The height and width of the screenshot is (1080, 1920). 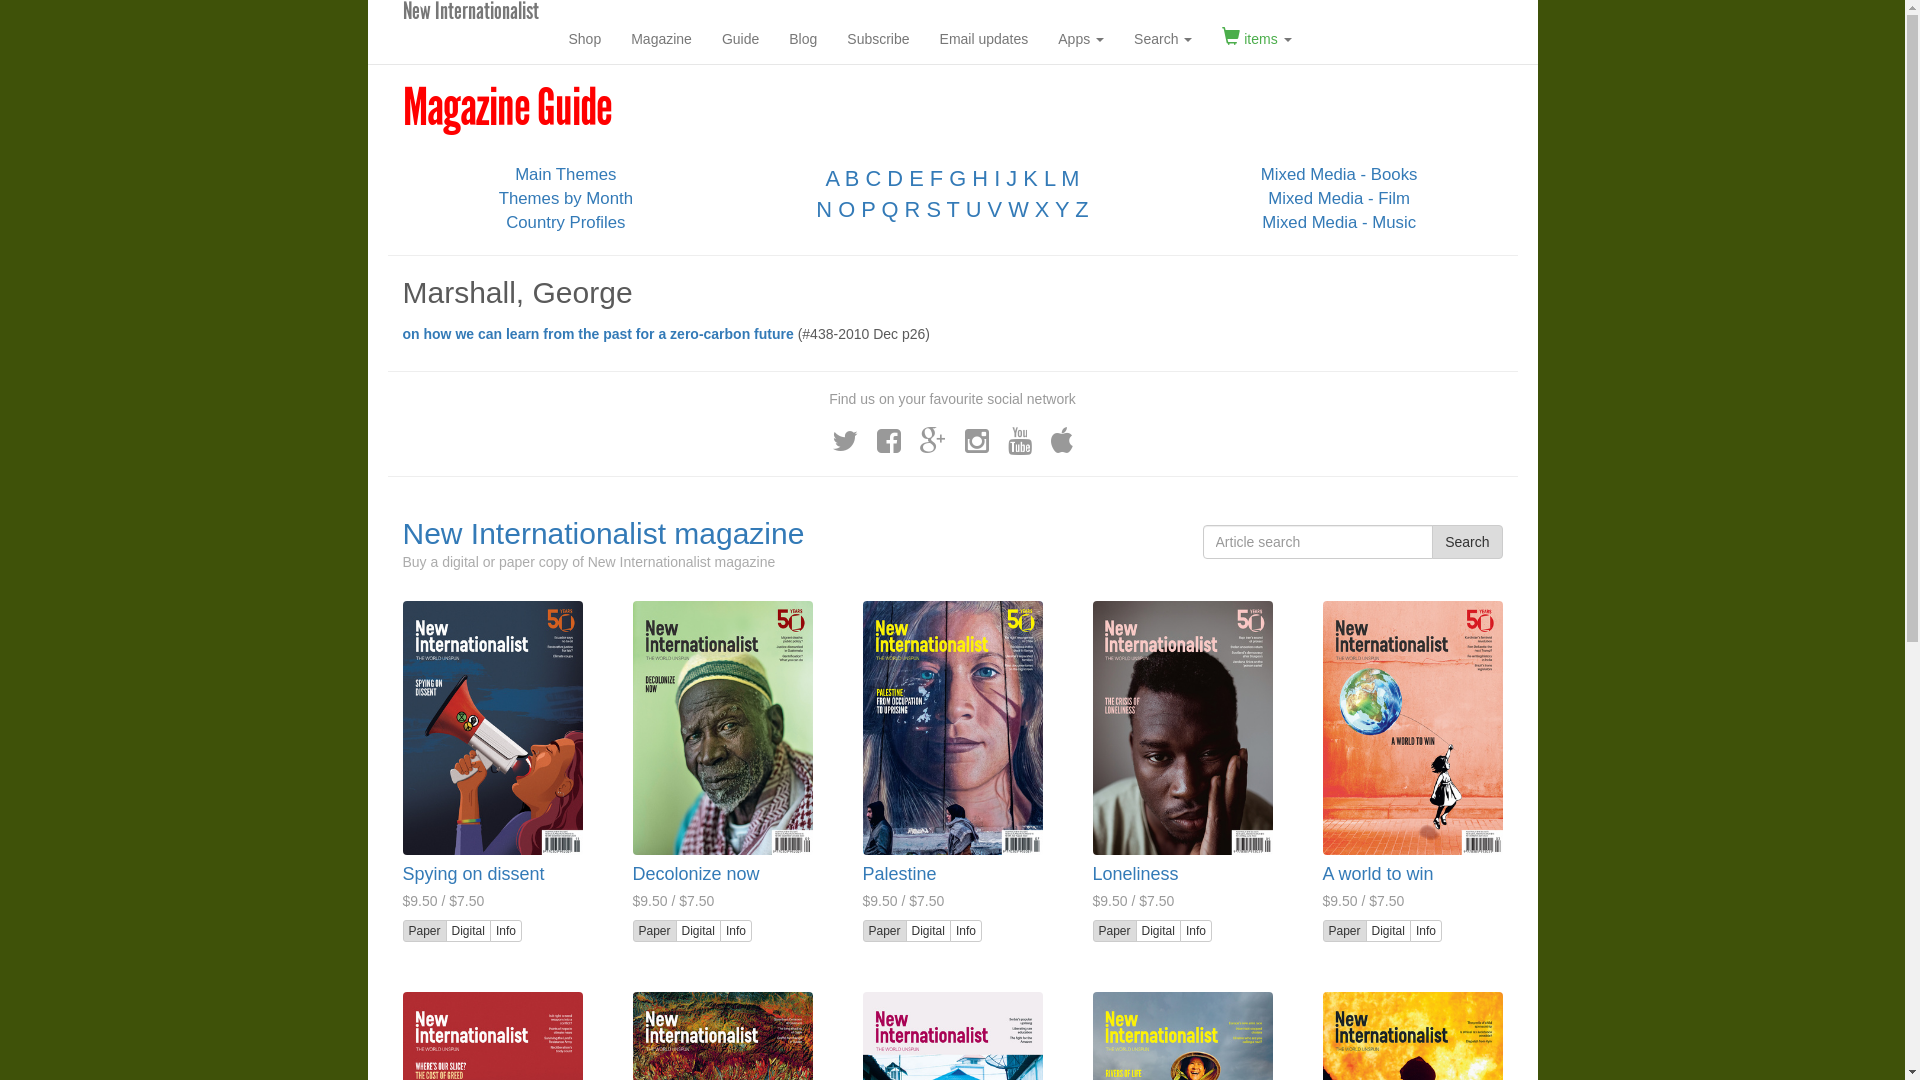 What do you see at coordinates (862, 873) in the screenshot?
I see `'Palestine'` at bounding box center [862, 873].